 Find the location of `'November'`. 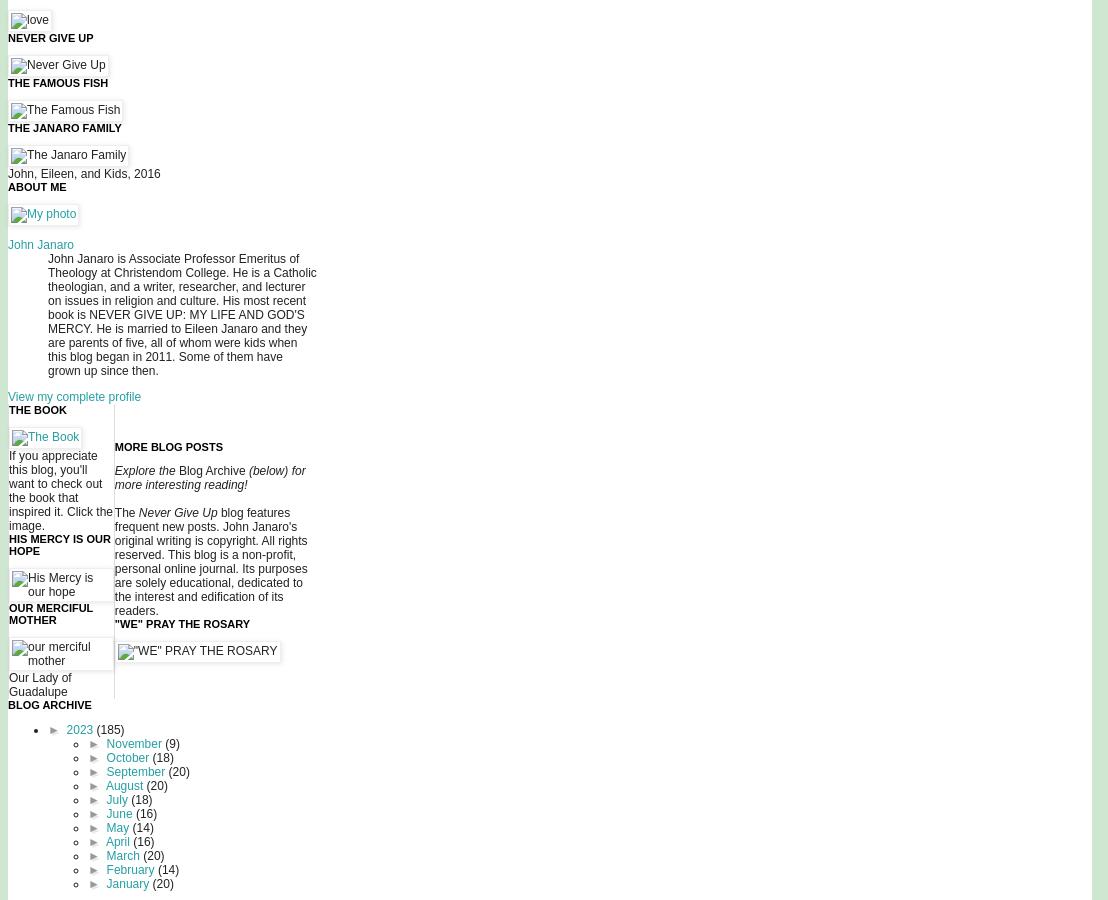

'November' is located at coordinates (135, 743).